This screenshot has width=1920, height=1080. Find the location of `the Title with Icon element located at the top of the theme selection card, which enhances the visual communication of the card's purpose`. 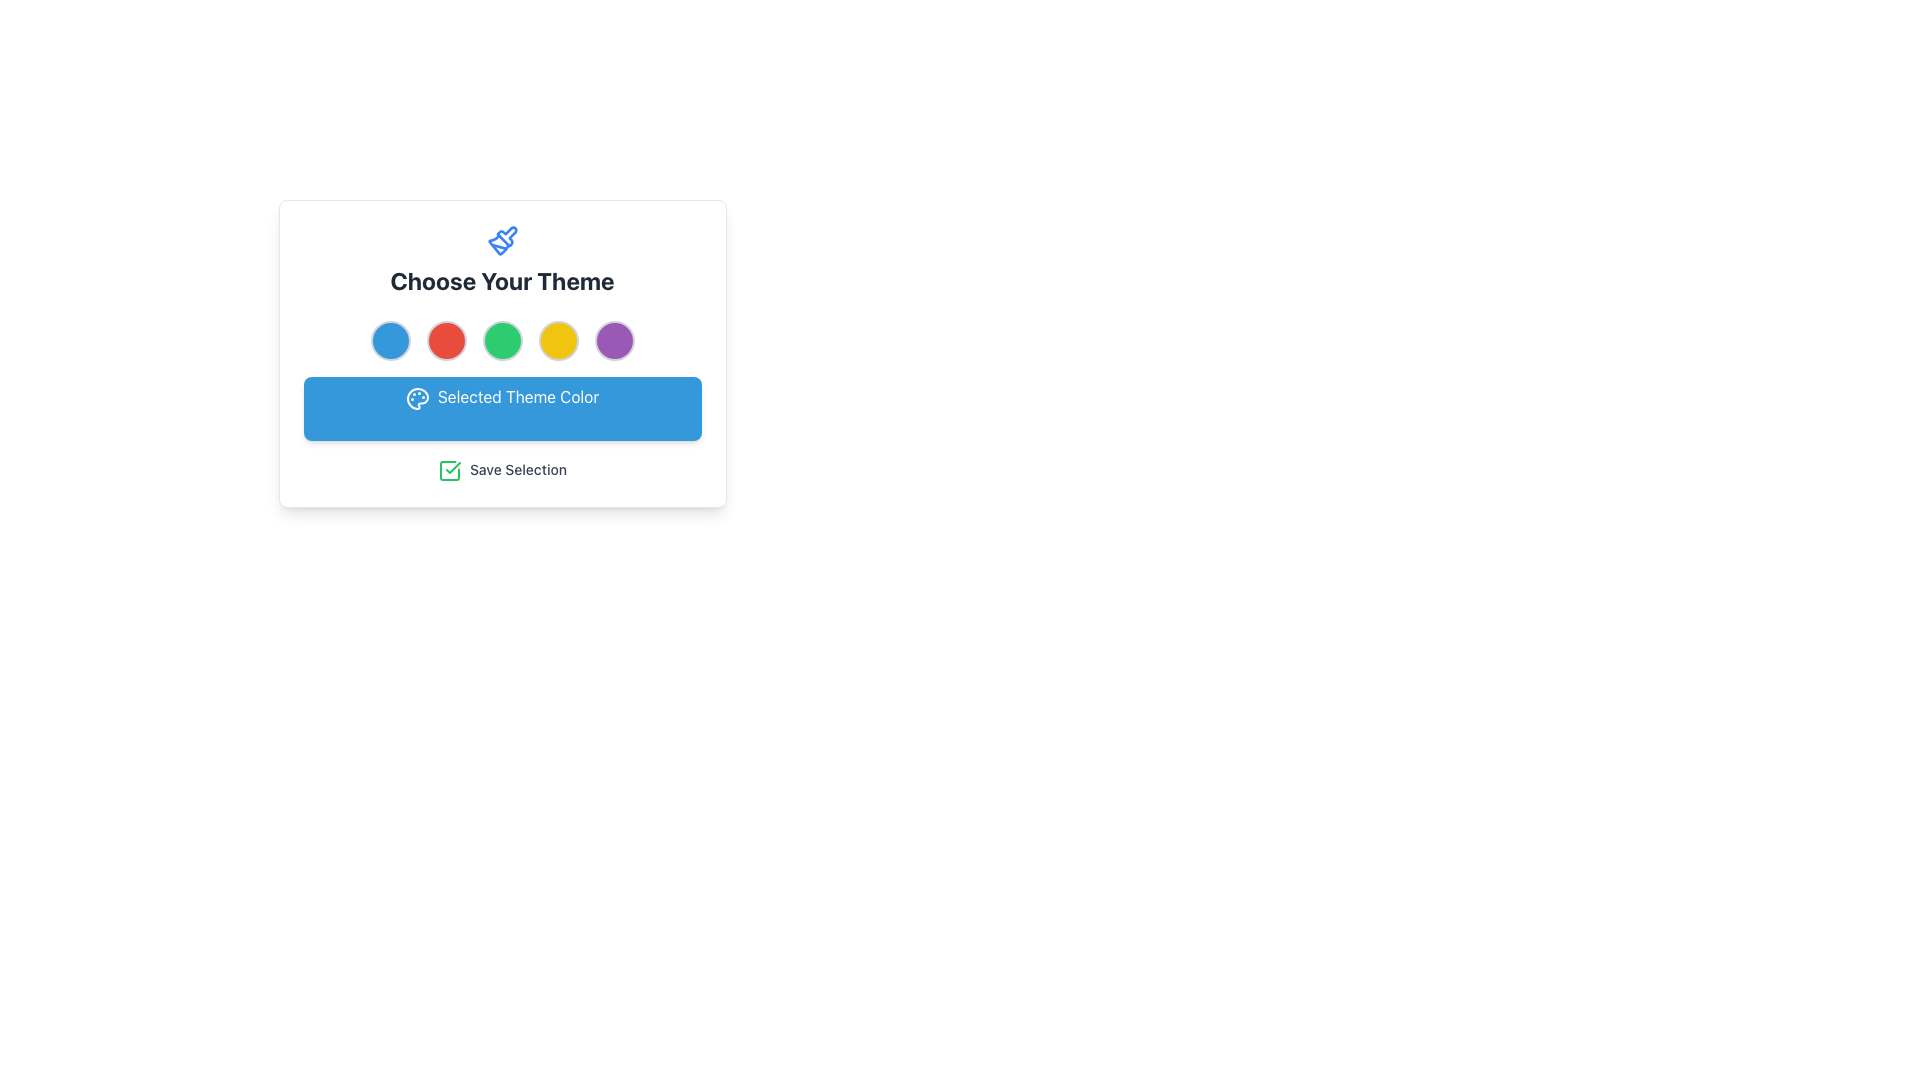

the Title with Icon element located at the top of the theme selection card, which enhances the visual communication of the card's purpose is located at coordinates (502, 260).